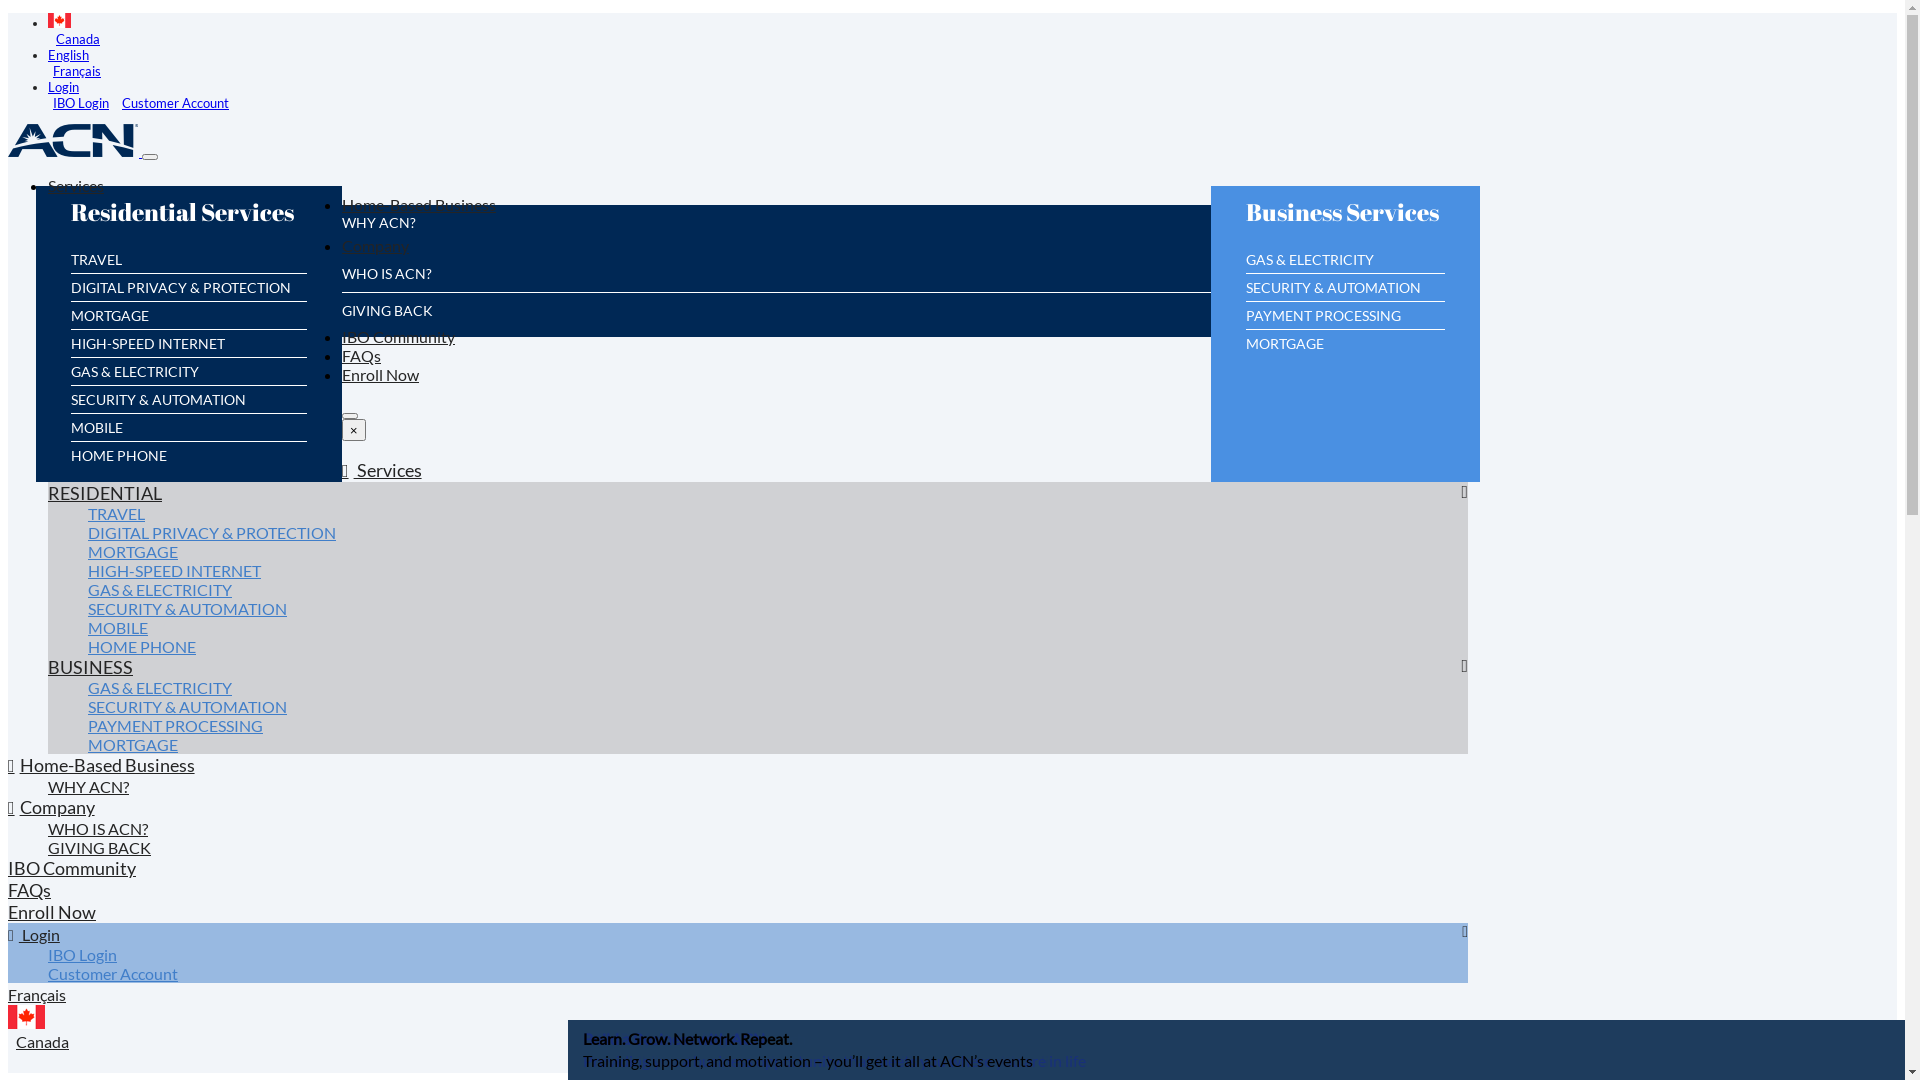  What do you see at coordinates (72, 874) in the screenshot?
I see `'IBO Community'` at bounding box center [72, 874].